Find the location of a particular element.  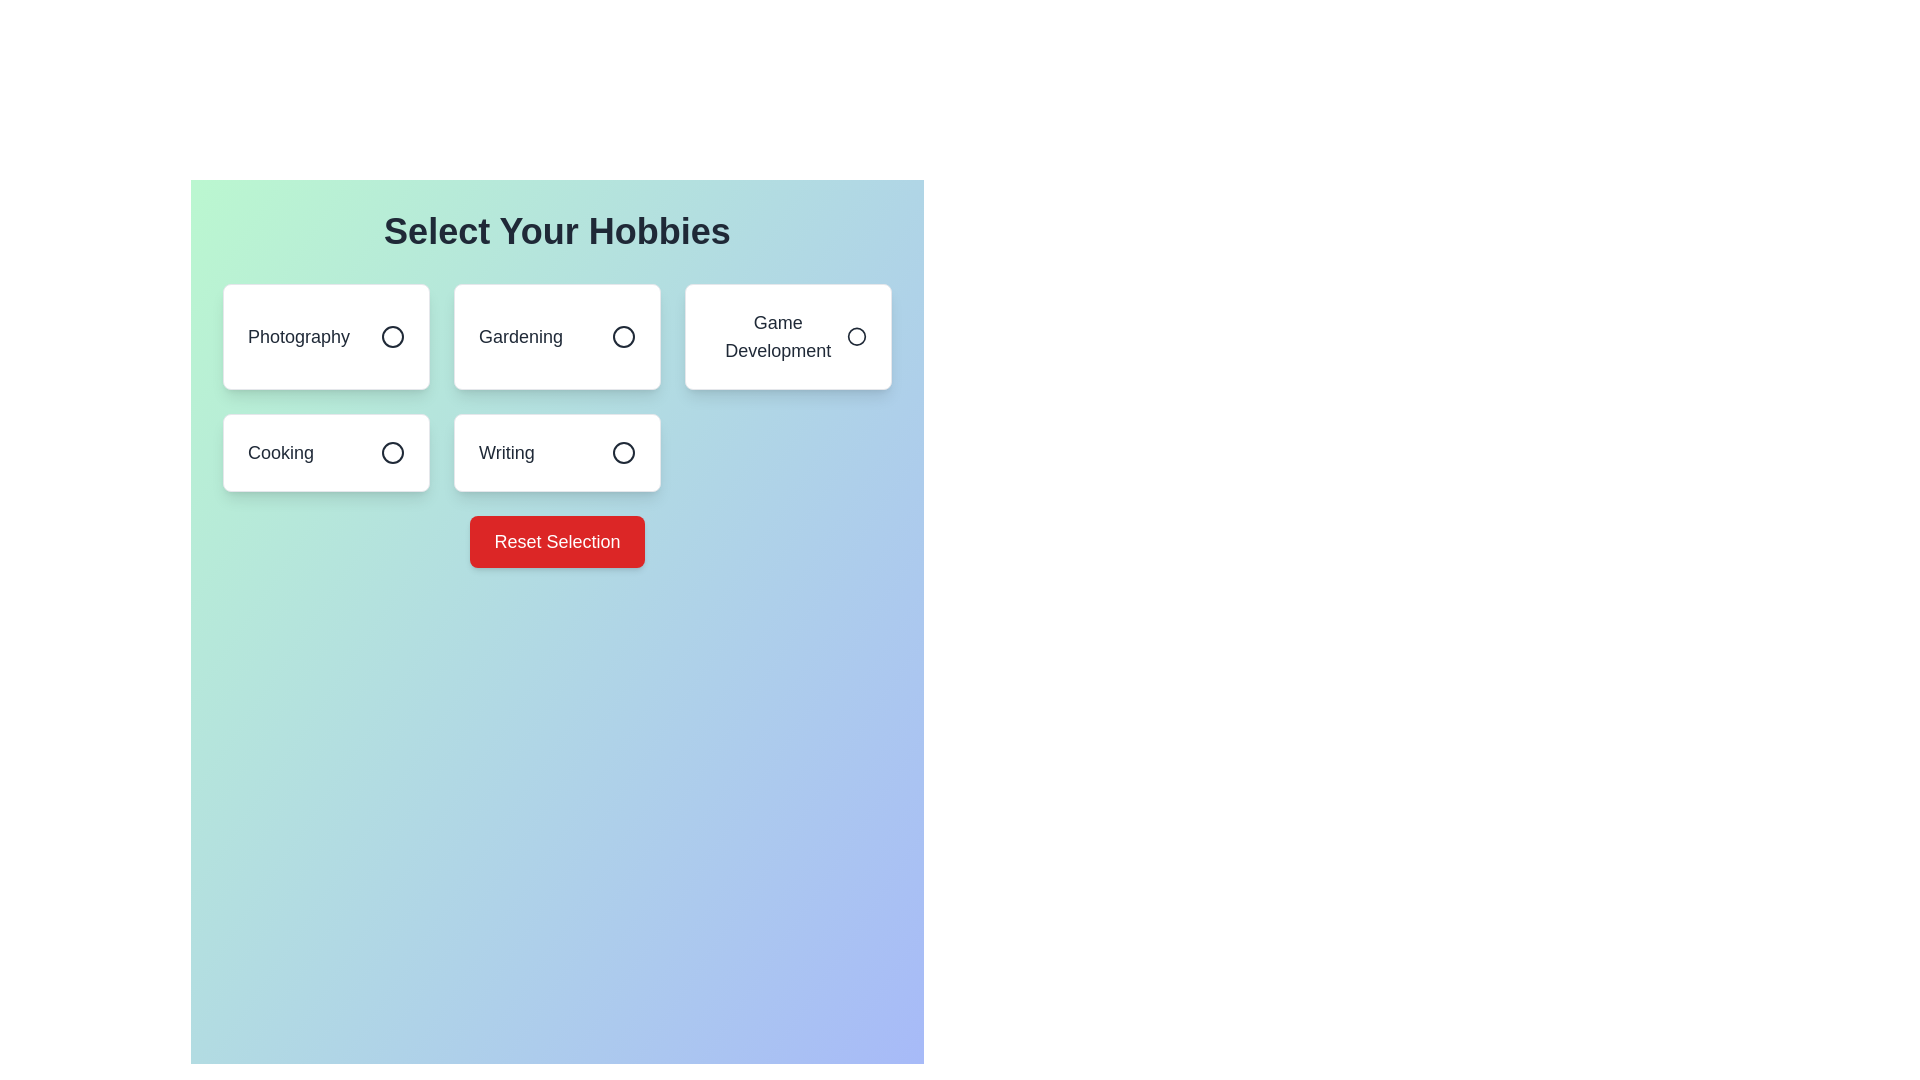

the hobby item Photography is located at coordinates (326, 335).